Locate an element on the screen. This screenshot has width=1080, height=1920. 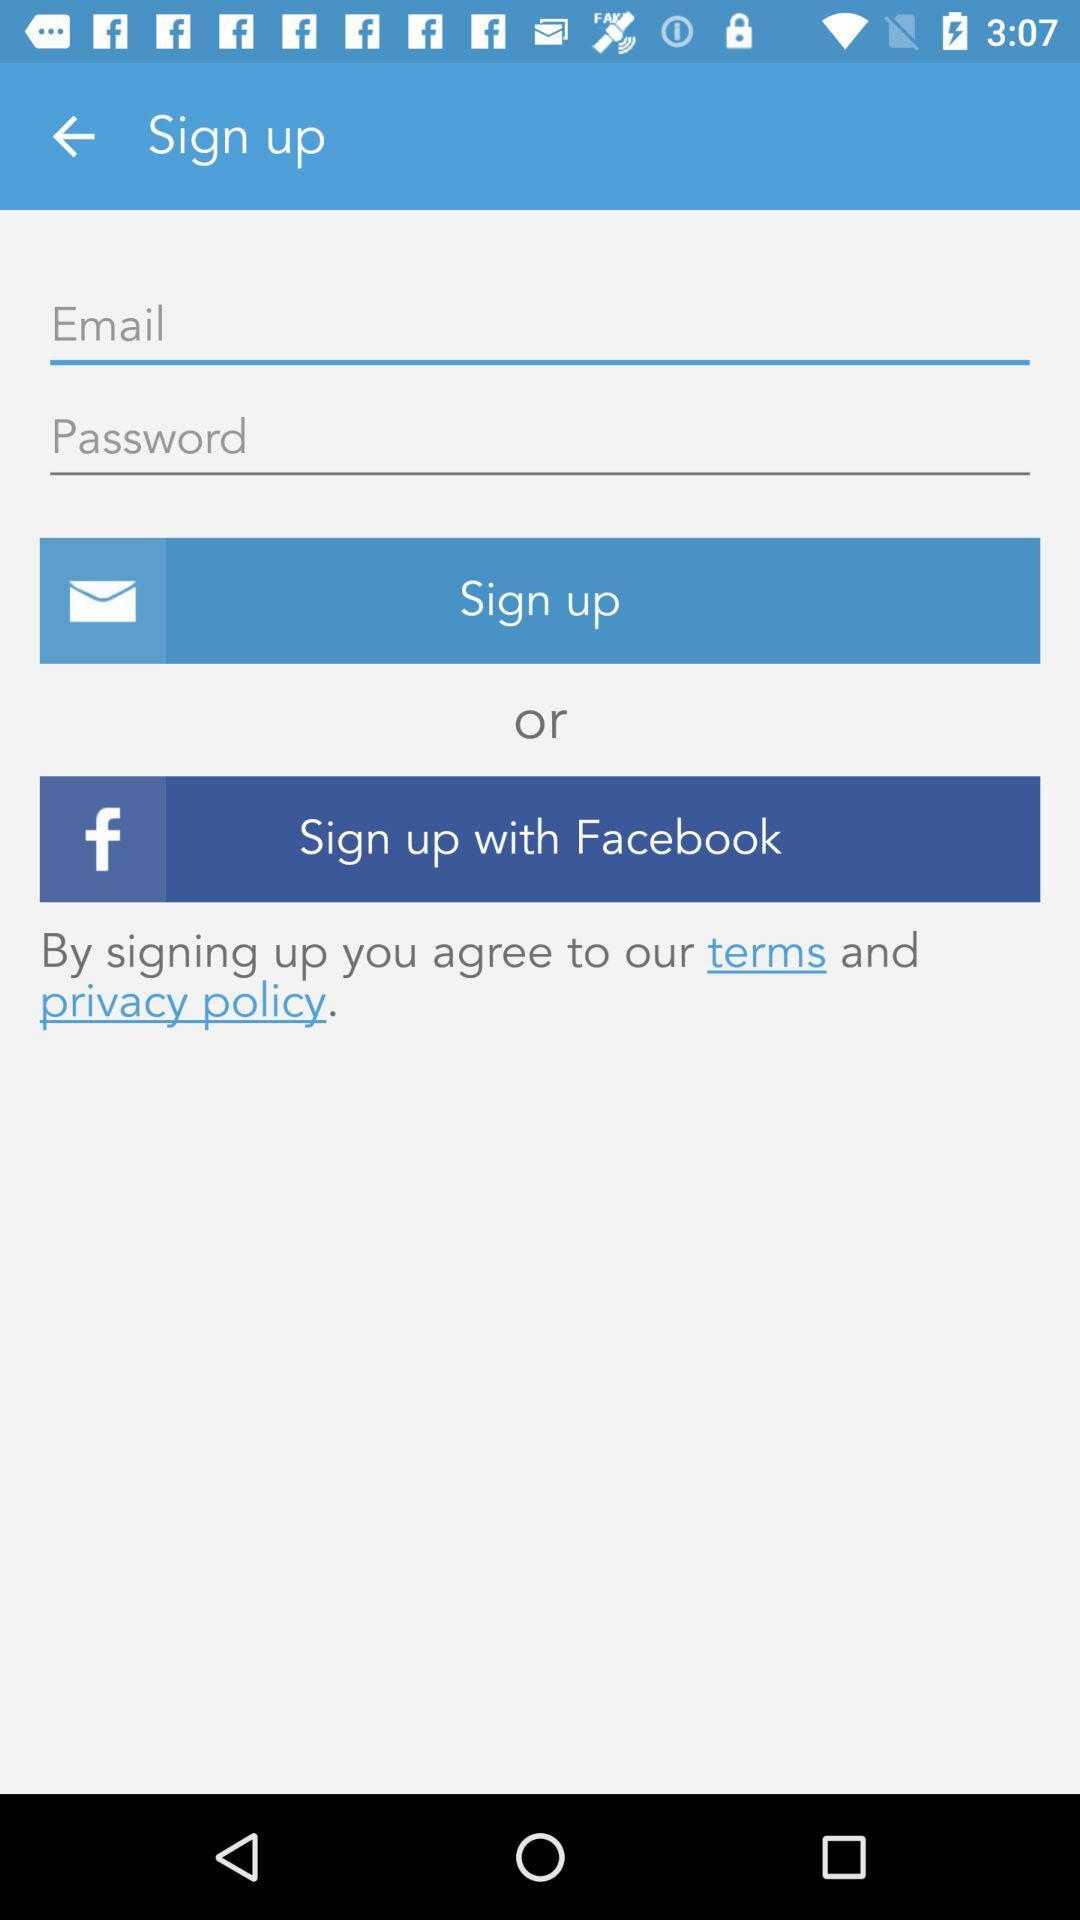
the icon at the top left corner is located at coordinates (72, 135).